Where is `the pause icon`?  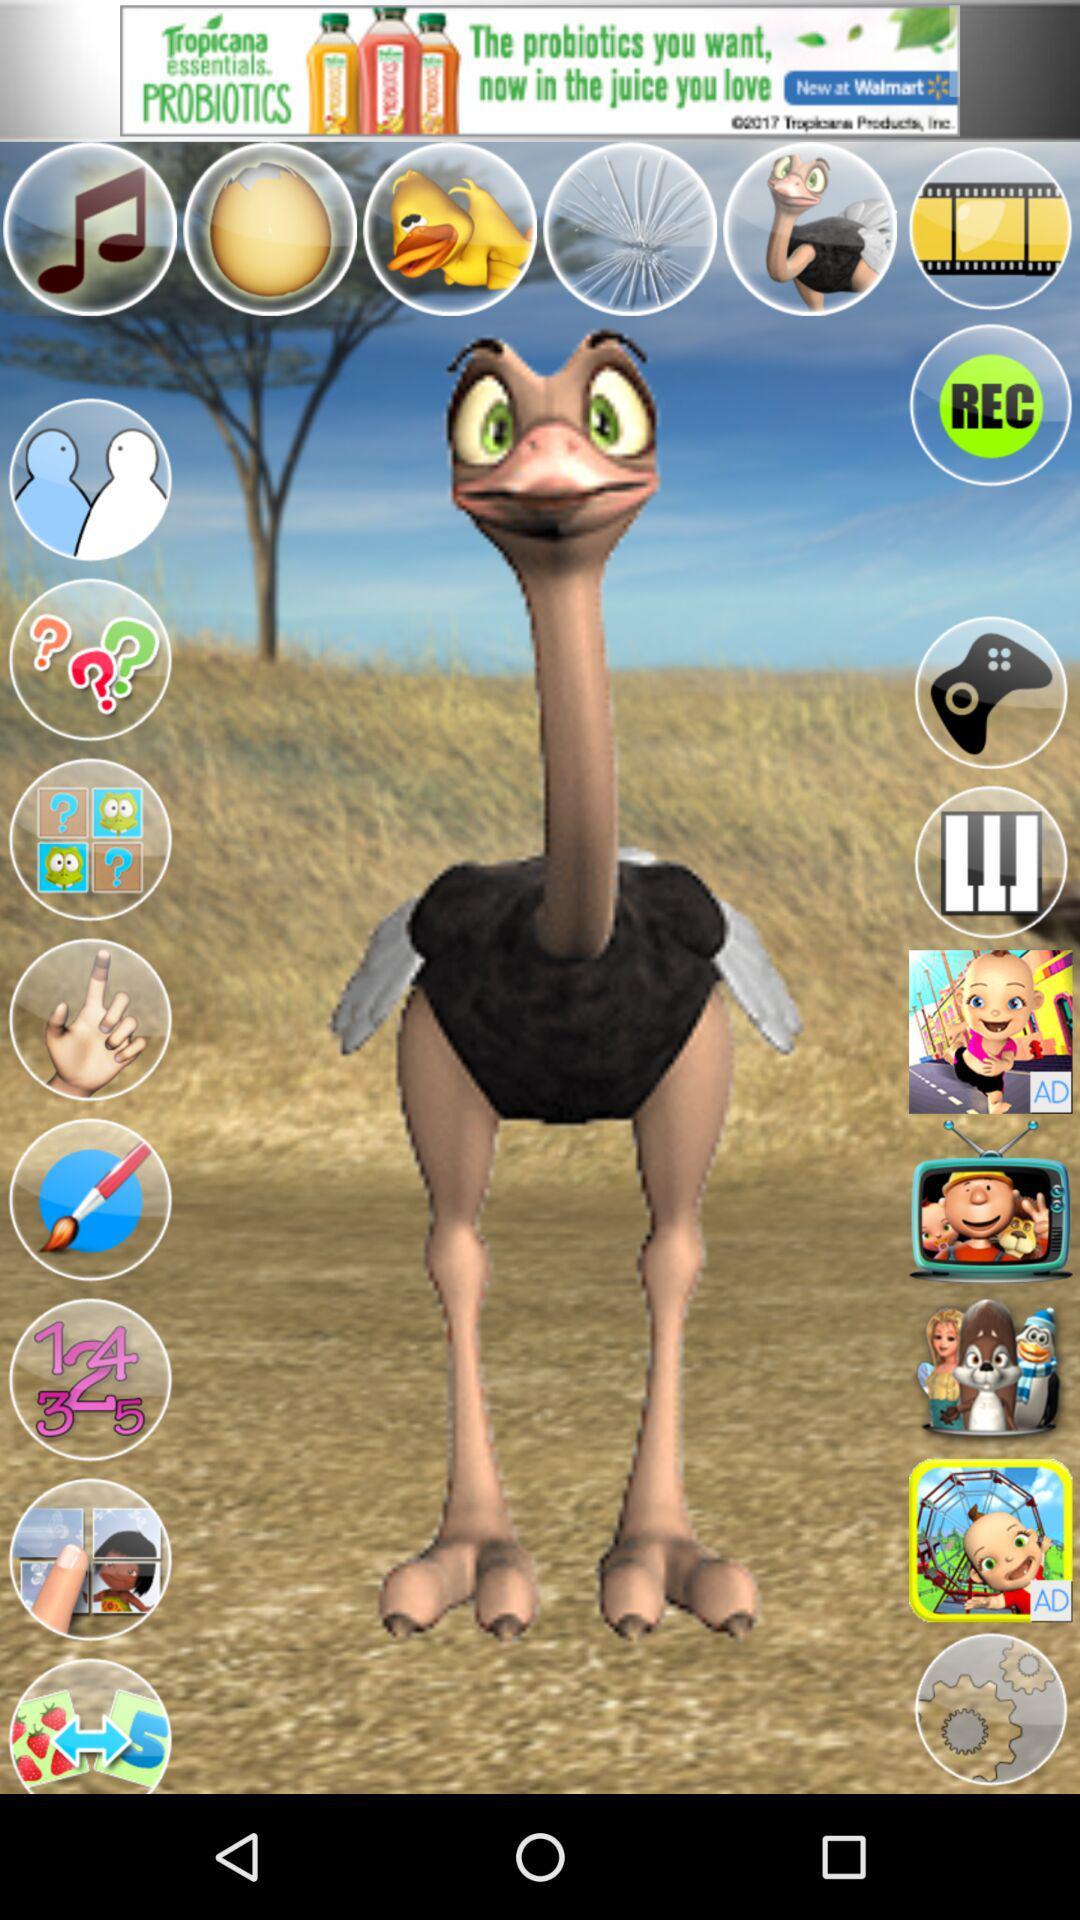
the pause icon is located at coordinates (990, 922).